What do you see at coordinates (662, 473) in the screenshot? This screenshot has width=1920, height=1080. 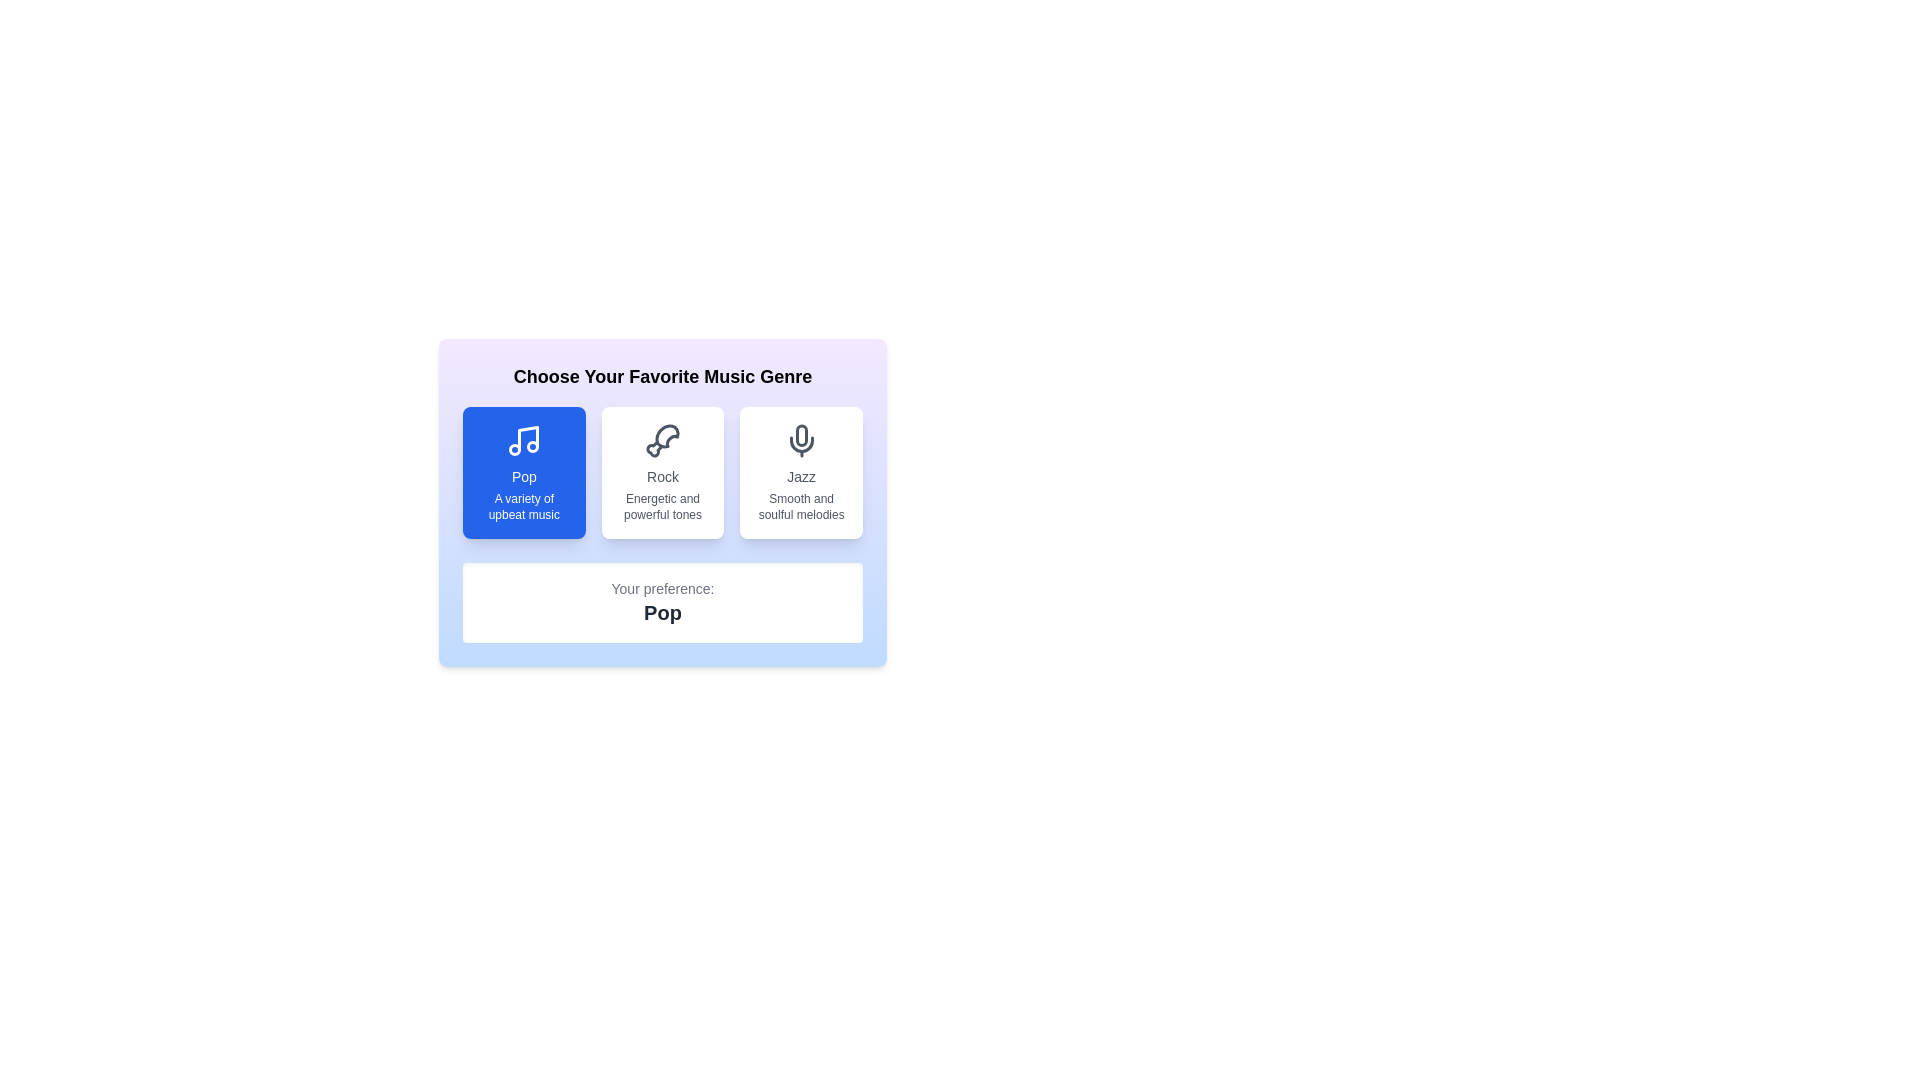 I see `the music genre Rock by clicking the corresponding button` at bounding box center [662, 473].